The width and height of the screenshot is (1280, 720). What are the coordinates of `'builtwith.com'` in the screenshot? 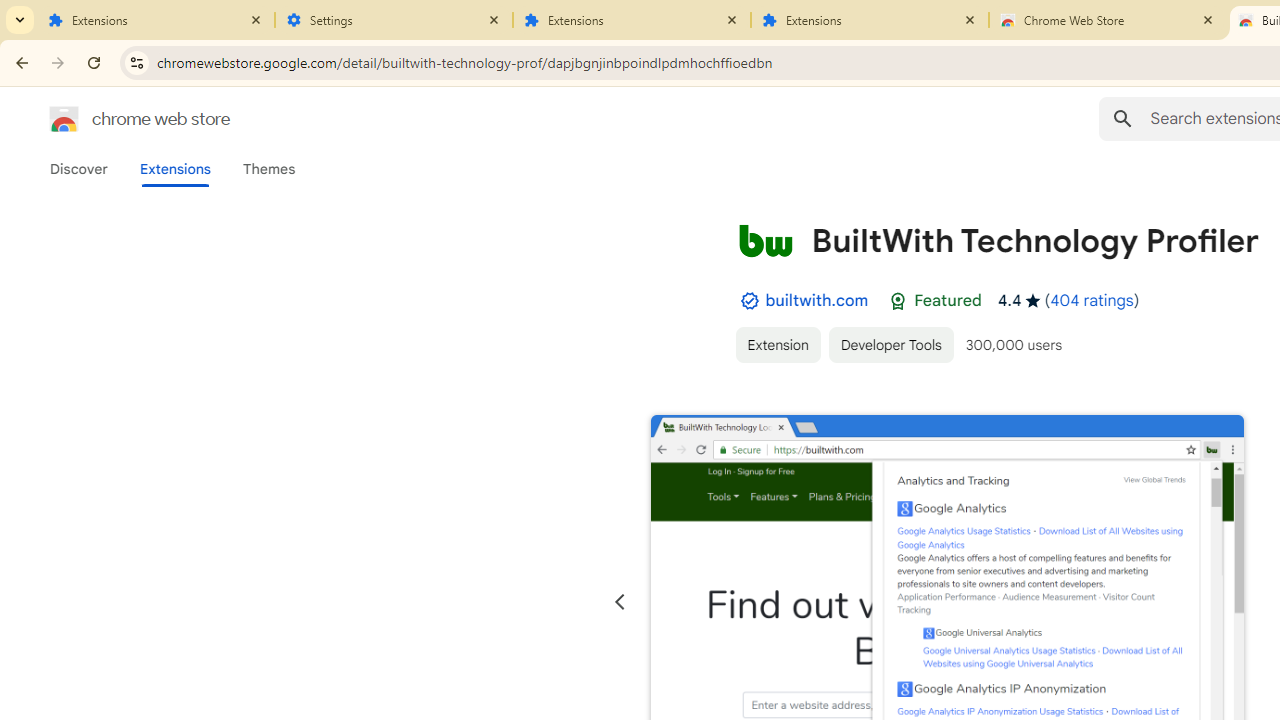 It's located at (817, 300).